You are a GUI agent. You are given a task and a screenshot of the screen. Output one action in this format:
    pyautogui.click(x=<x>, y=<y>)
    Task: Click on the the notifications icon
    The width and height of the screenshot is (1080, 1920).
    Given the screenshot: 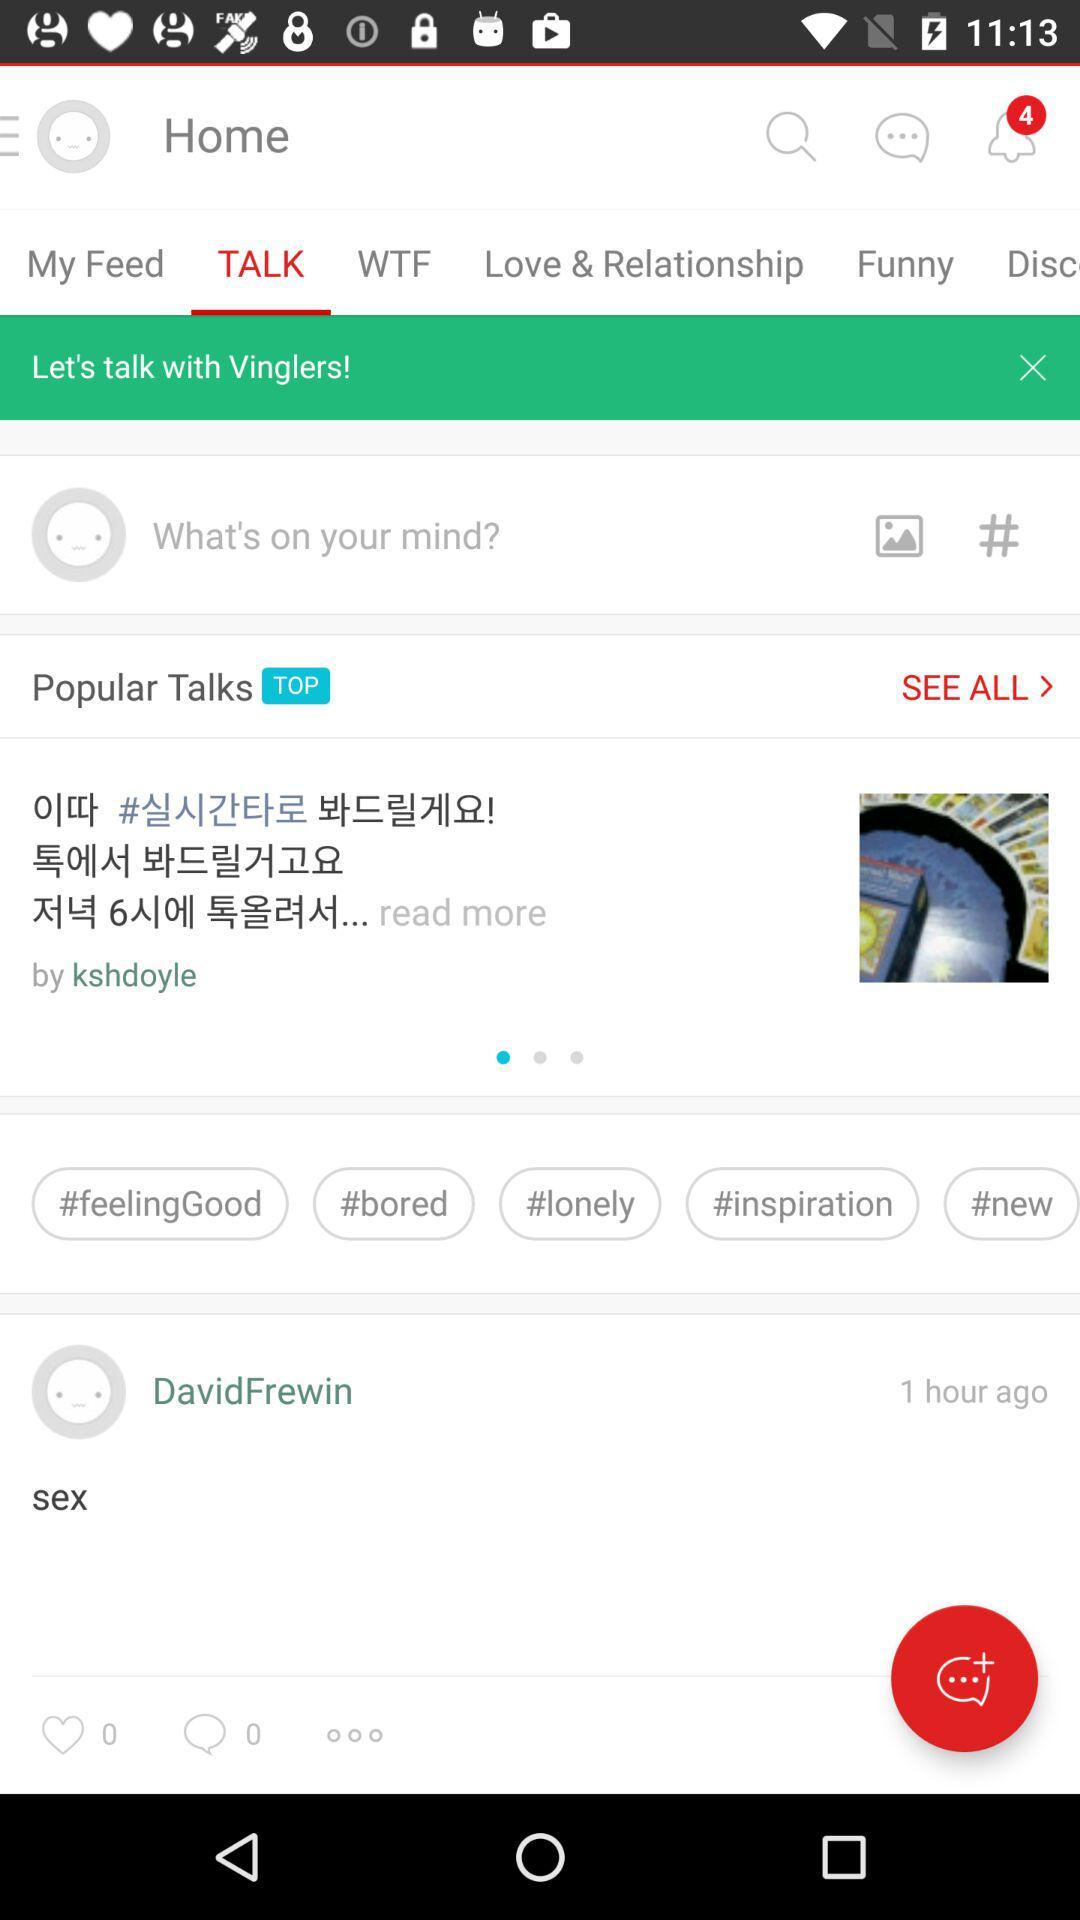 What is the action you would take?
    pyautogui.click(x=1011, y=135)
    